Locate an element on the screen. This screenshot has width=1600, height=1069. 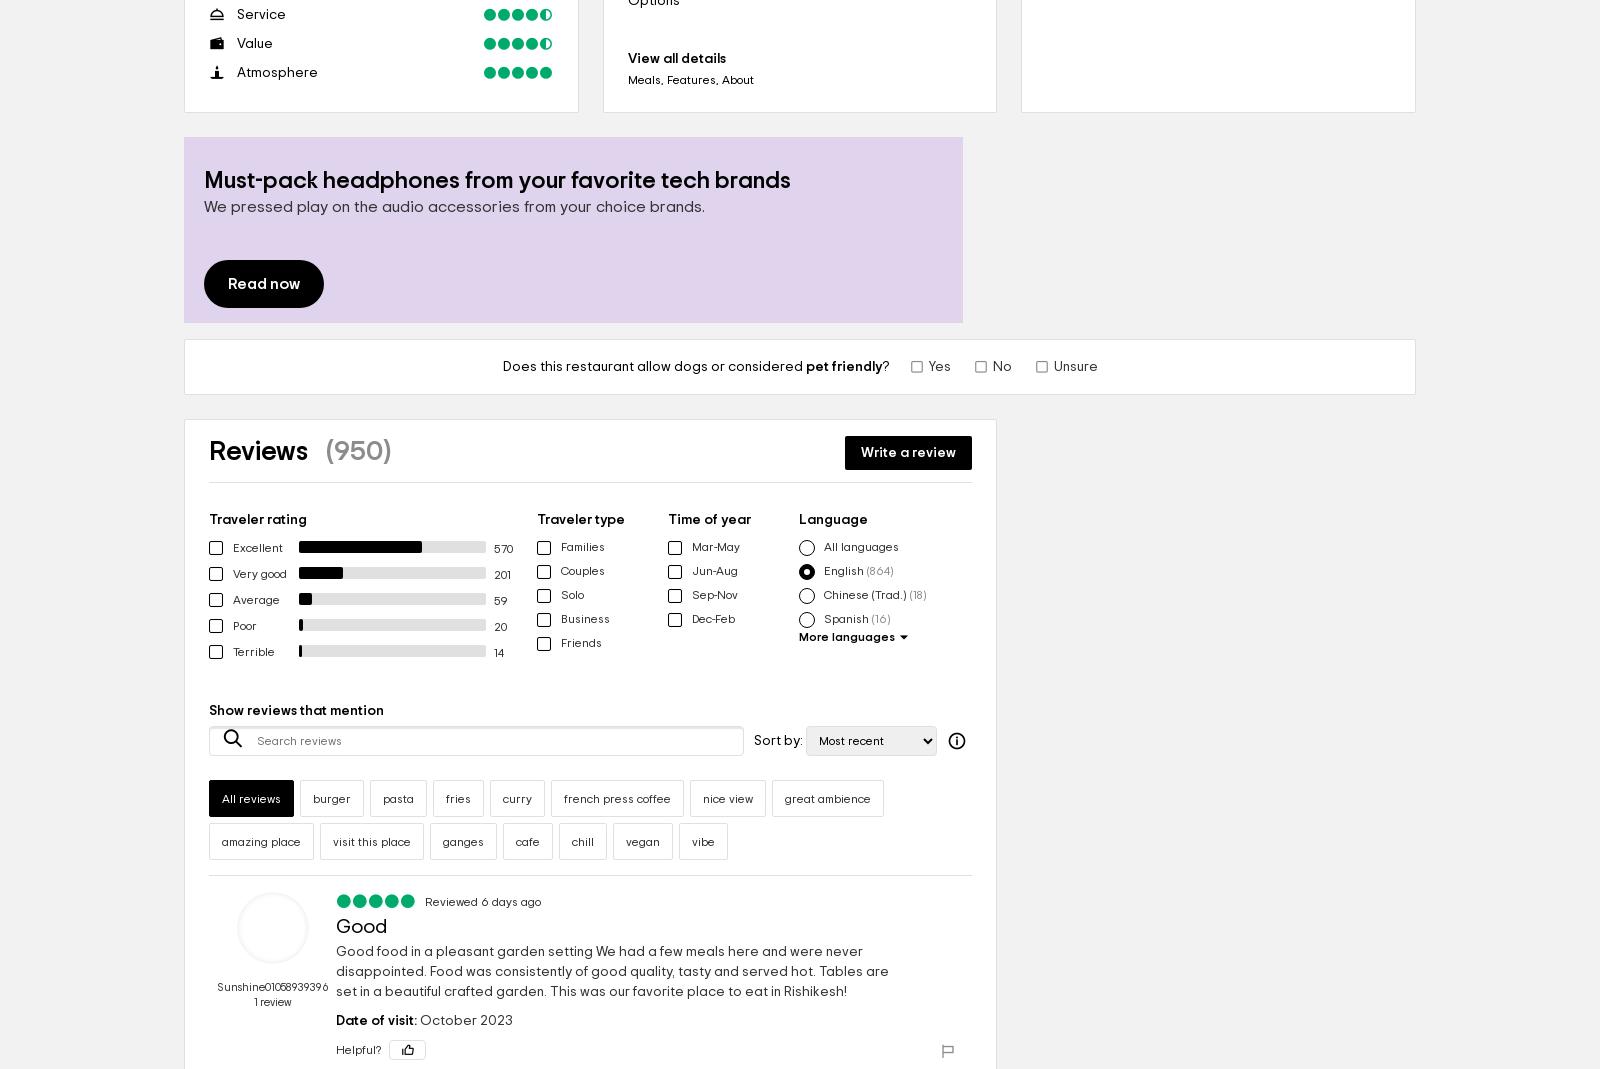
'Write a review' is located at coordinates (907, 452).